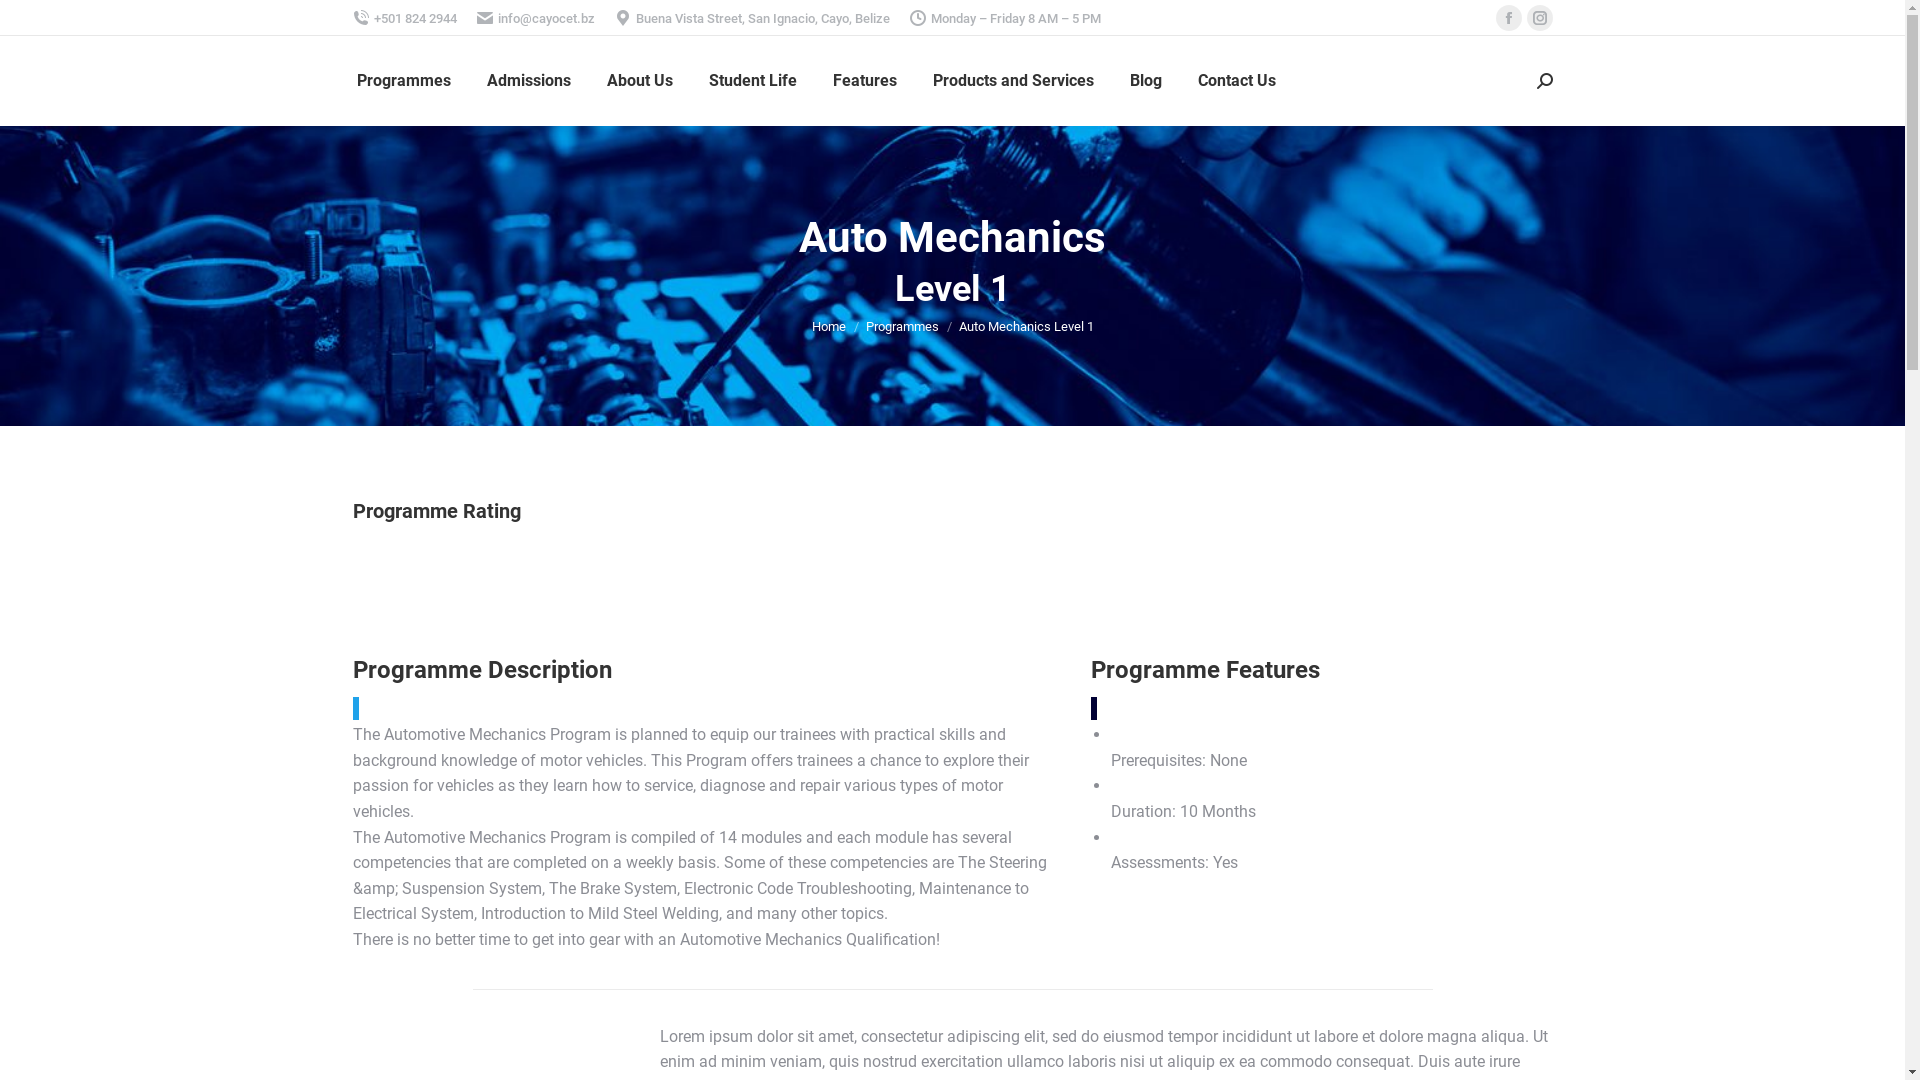 Image resolution: width=1920 pixels, height=1080 pixels. I want to click on 'Facebook page opens in new window', so click(1508, 18).